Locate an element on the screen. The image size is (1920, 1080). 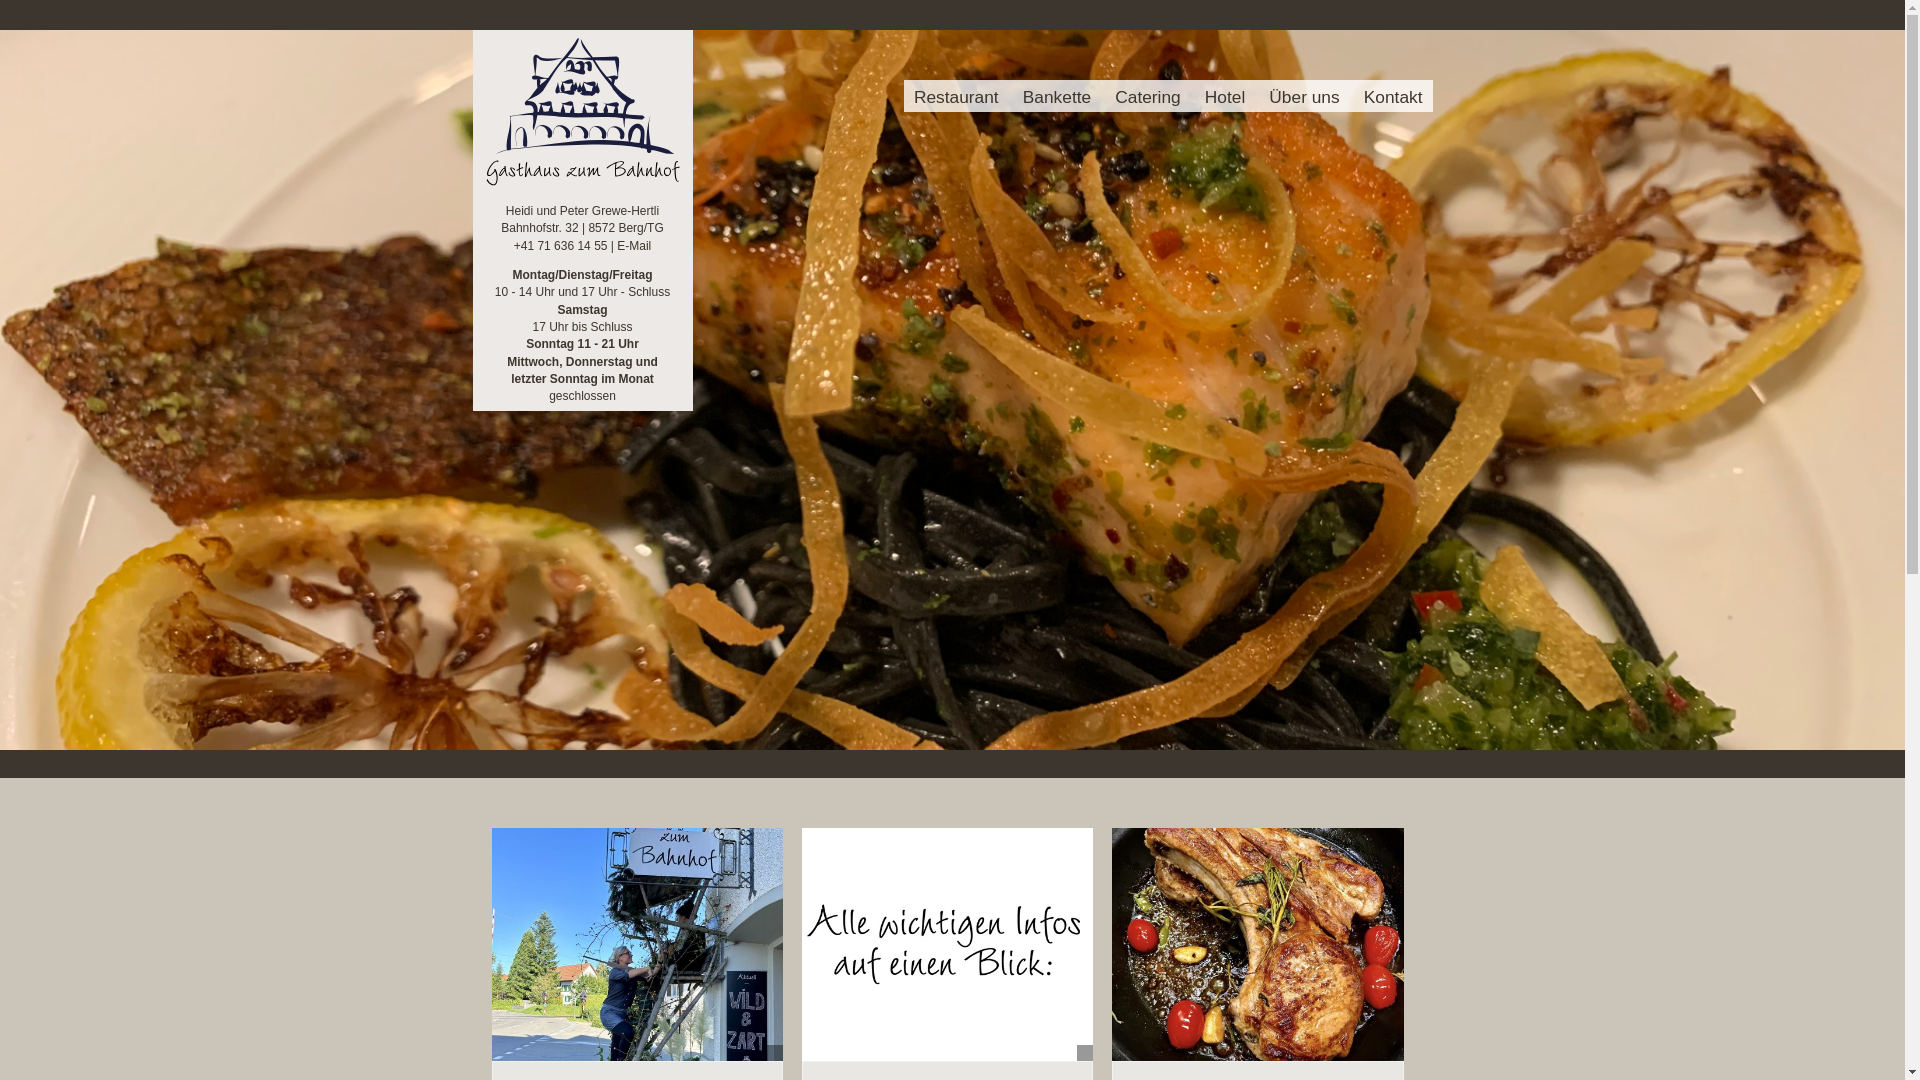
'Bankette' is located at coordinates (1055, 96).